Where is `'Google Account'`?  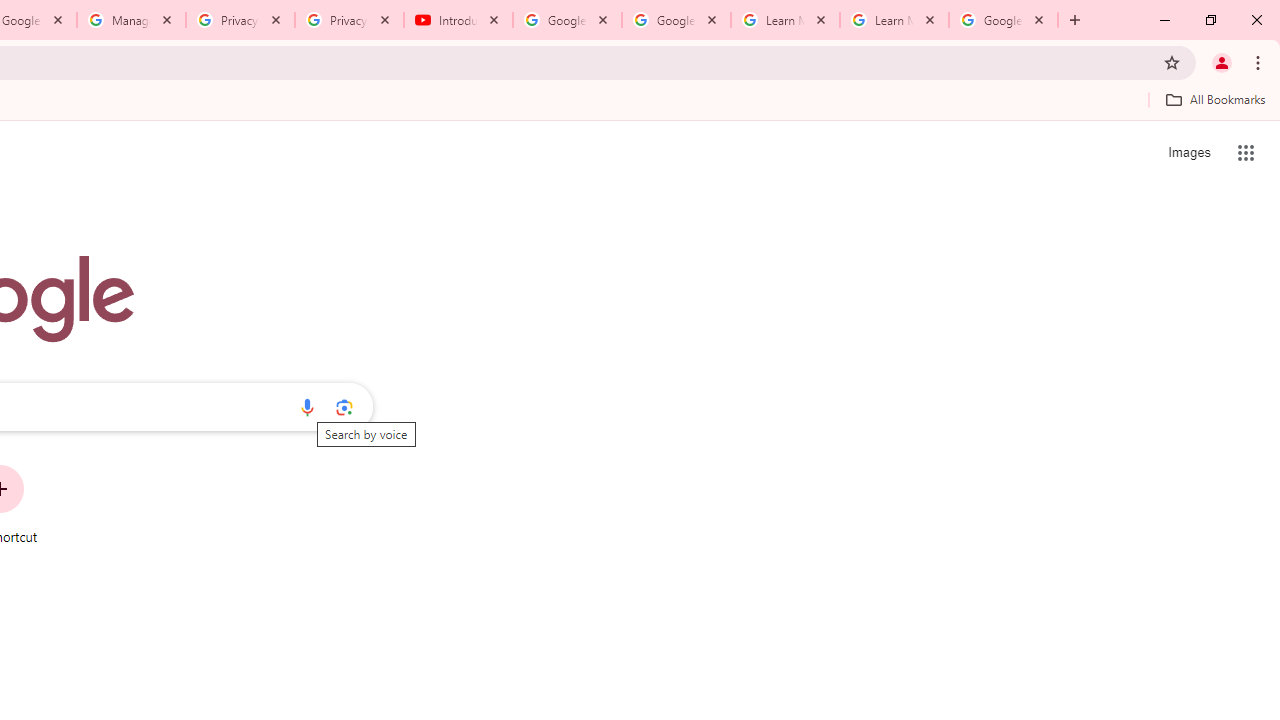
'Google Account' is located at coordinates (1003, 20).